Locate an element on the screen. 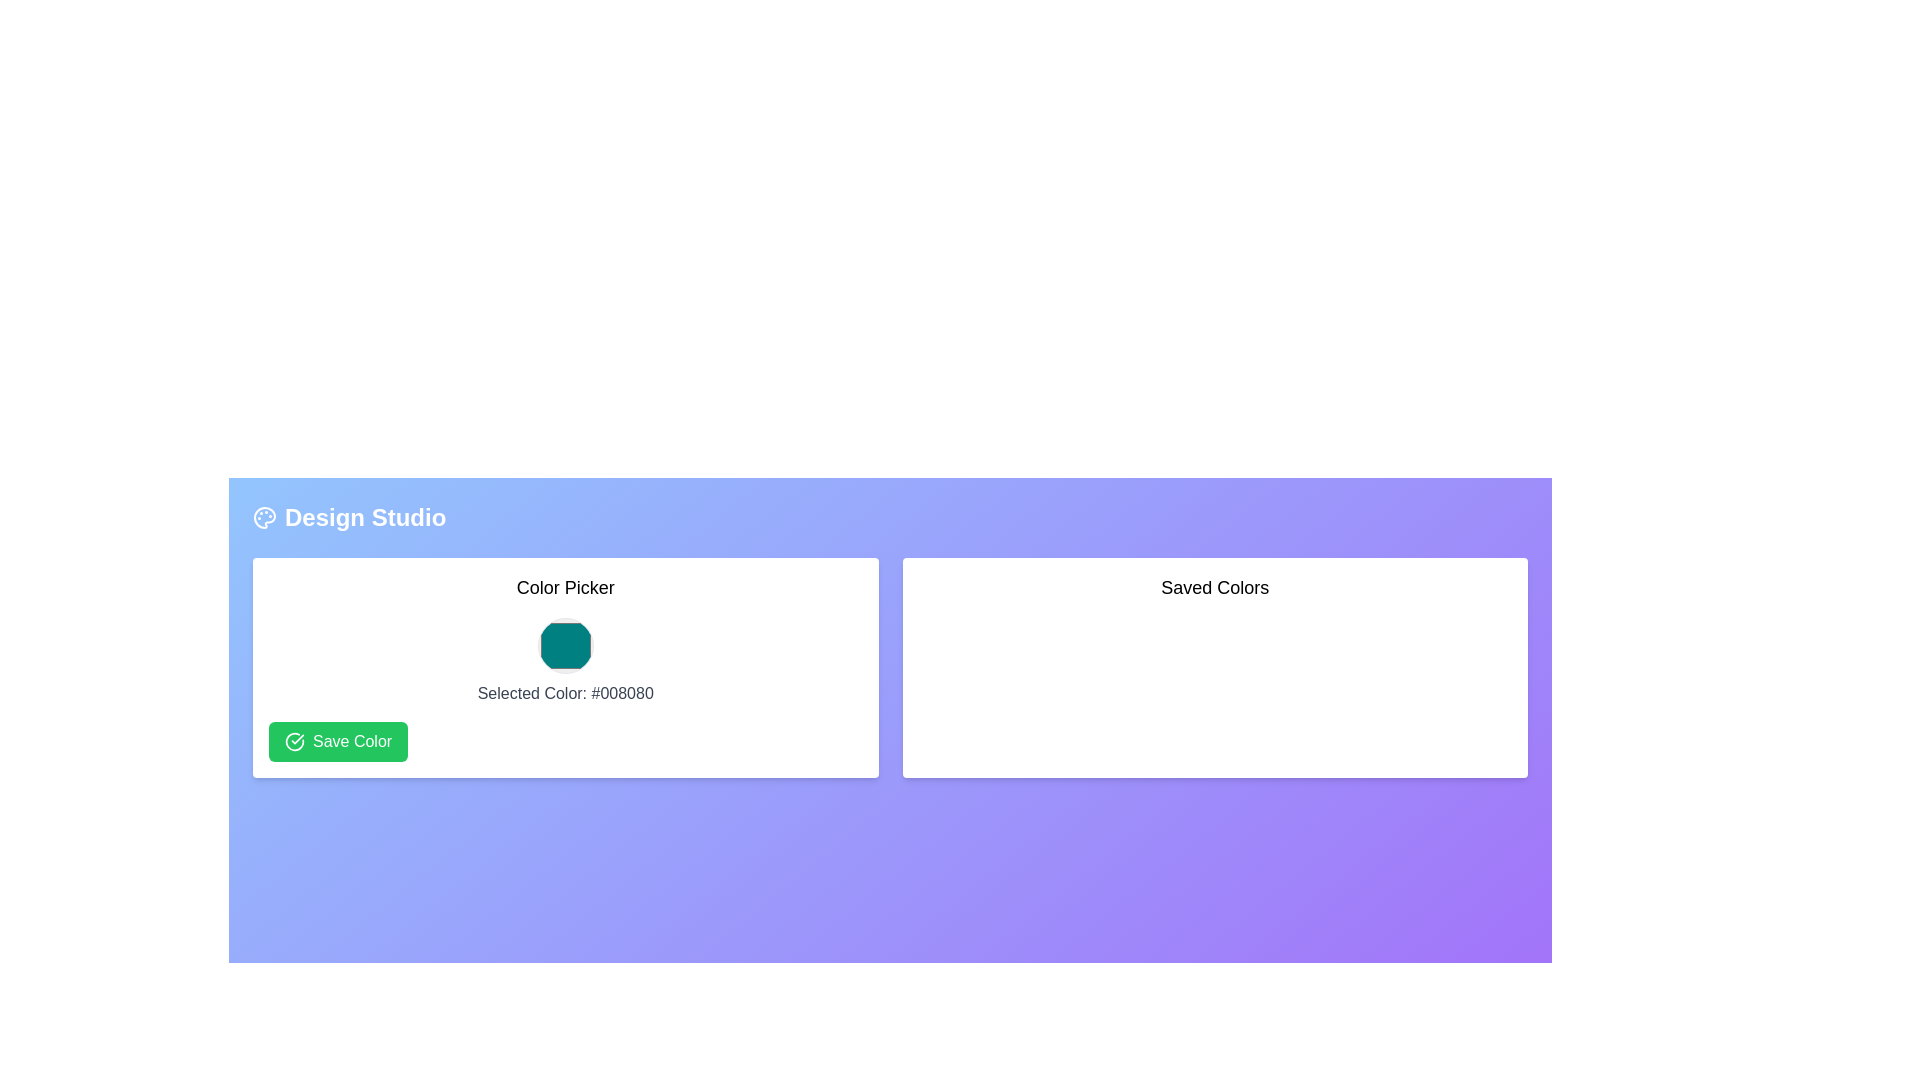 The height and width of the screenshot is (1080, 1920). the teal circular button with a white border located in the 'Color Picker' section is located at coordinates (564, 645).